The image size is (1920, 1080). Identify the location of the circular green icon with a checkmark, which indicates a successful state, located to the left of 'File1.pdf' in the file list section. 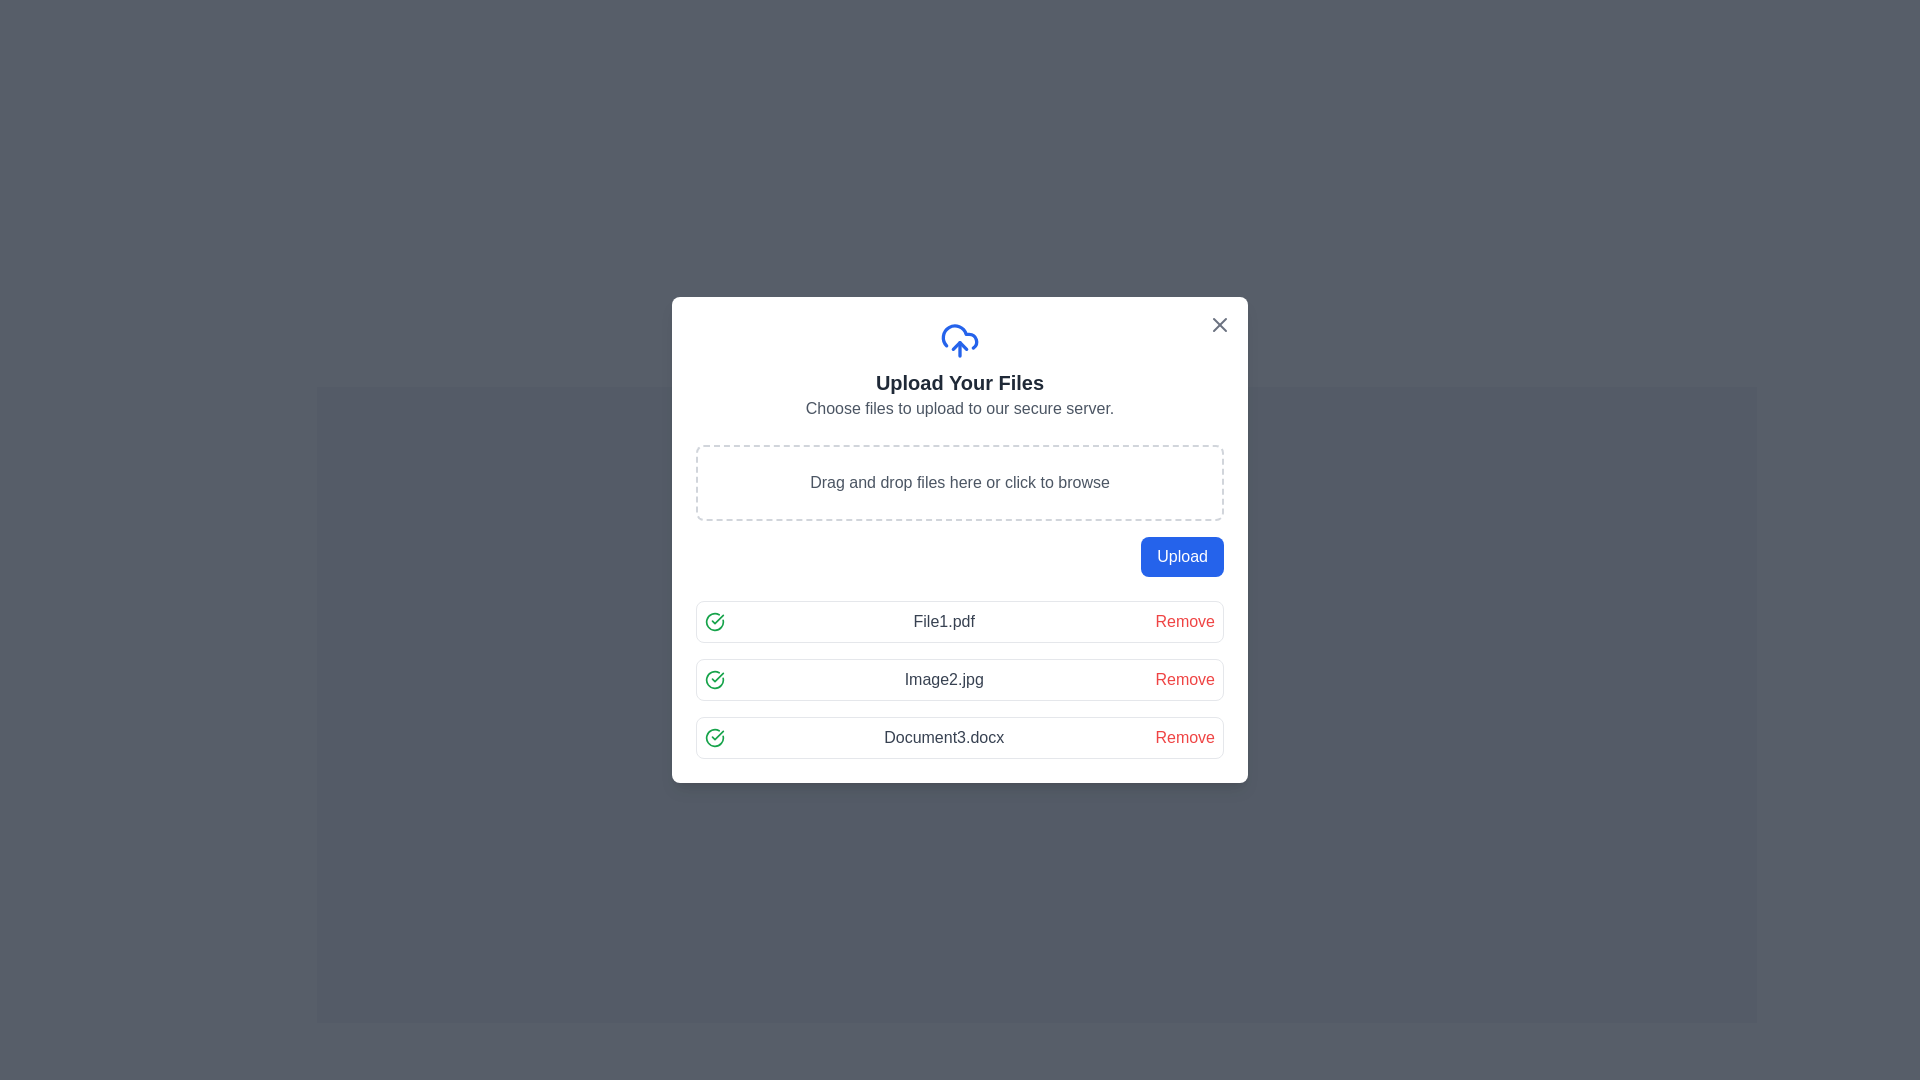
(715, 620).